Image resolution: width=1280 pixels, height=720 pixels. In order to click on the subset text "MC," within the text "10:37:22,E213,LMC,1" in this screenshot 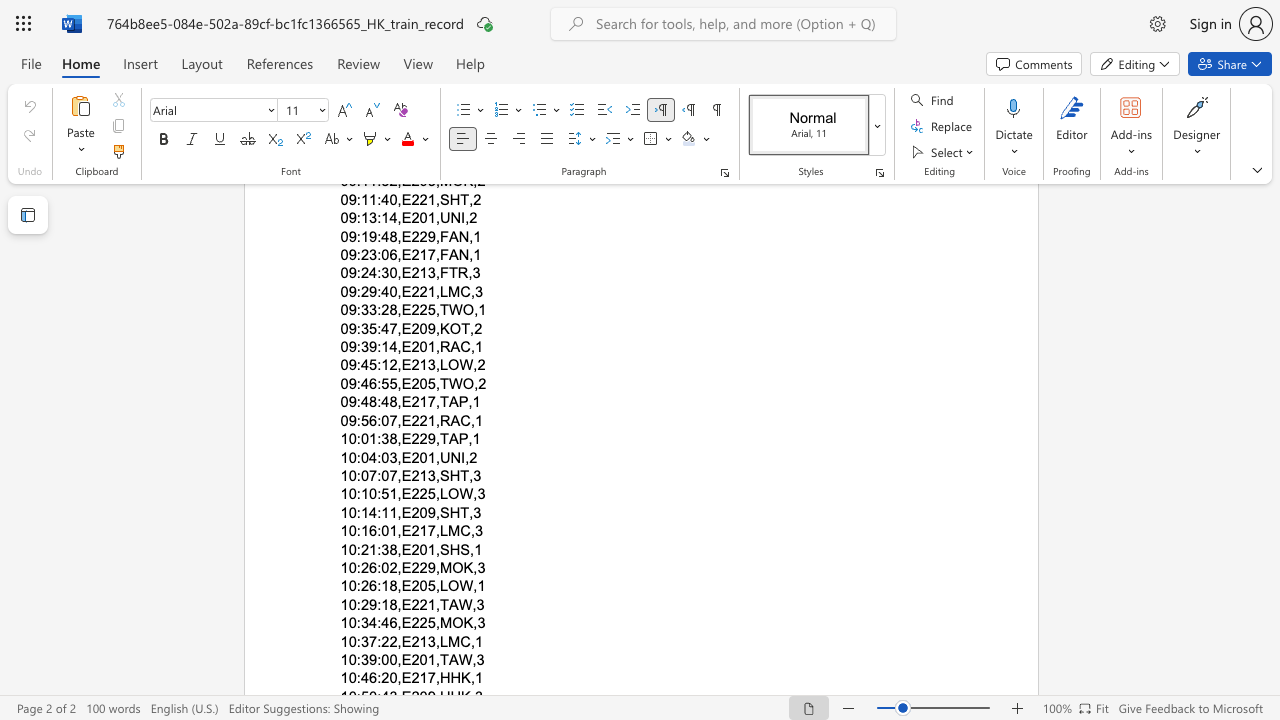, I will do `click(447, 641)`.